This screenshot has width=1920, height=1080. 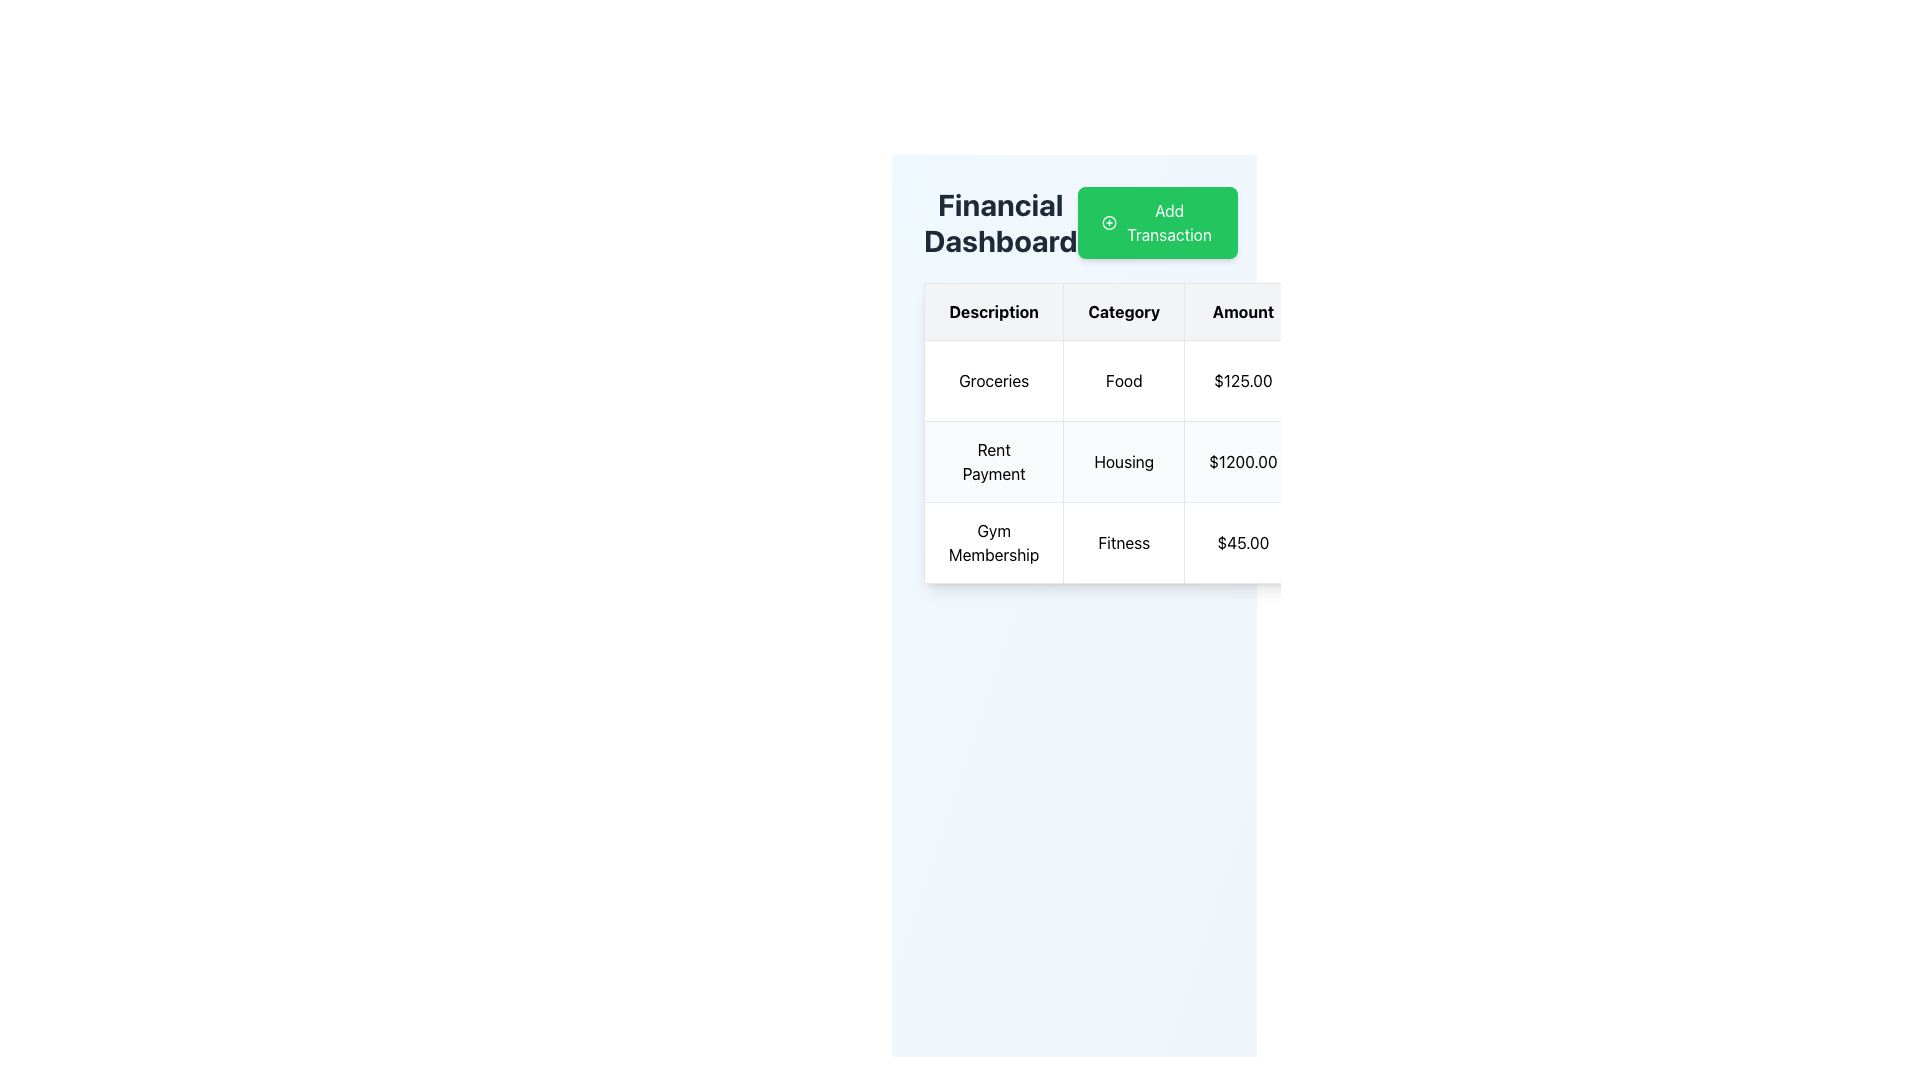 What do you see at coordinates (1242, 462) in the screenshot?
I see `the text block displaying the monetary value '$1200.00' under the column titled 'Amount' in the row for 'Rent Payment'` at bounding box center [1242, 462].